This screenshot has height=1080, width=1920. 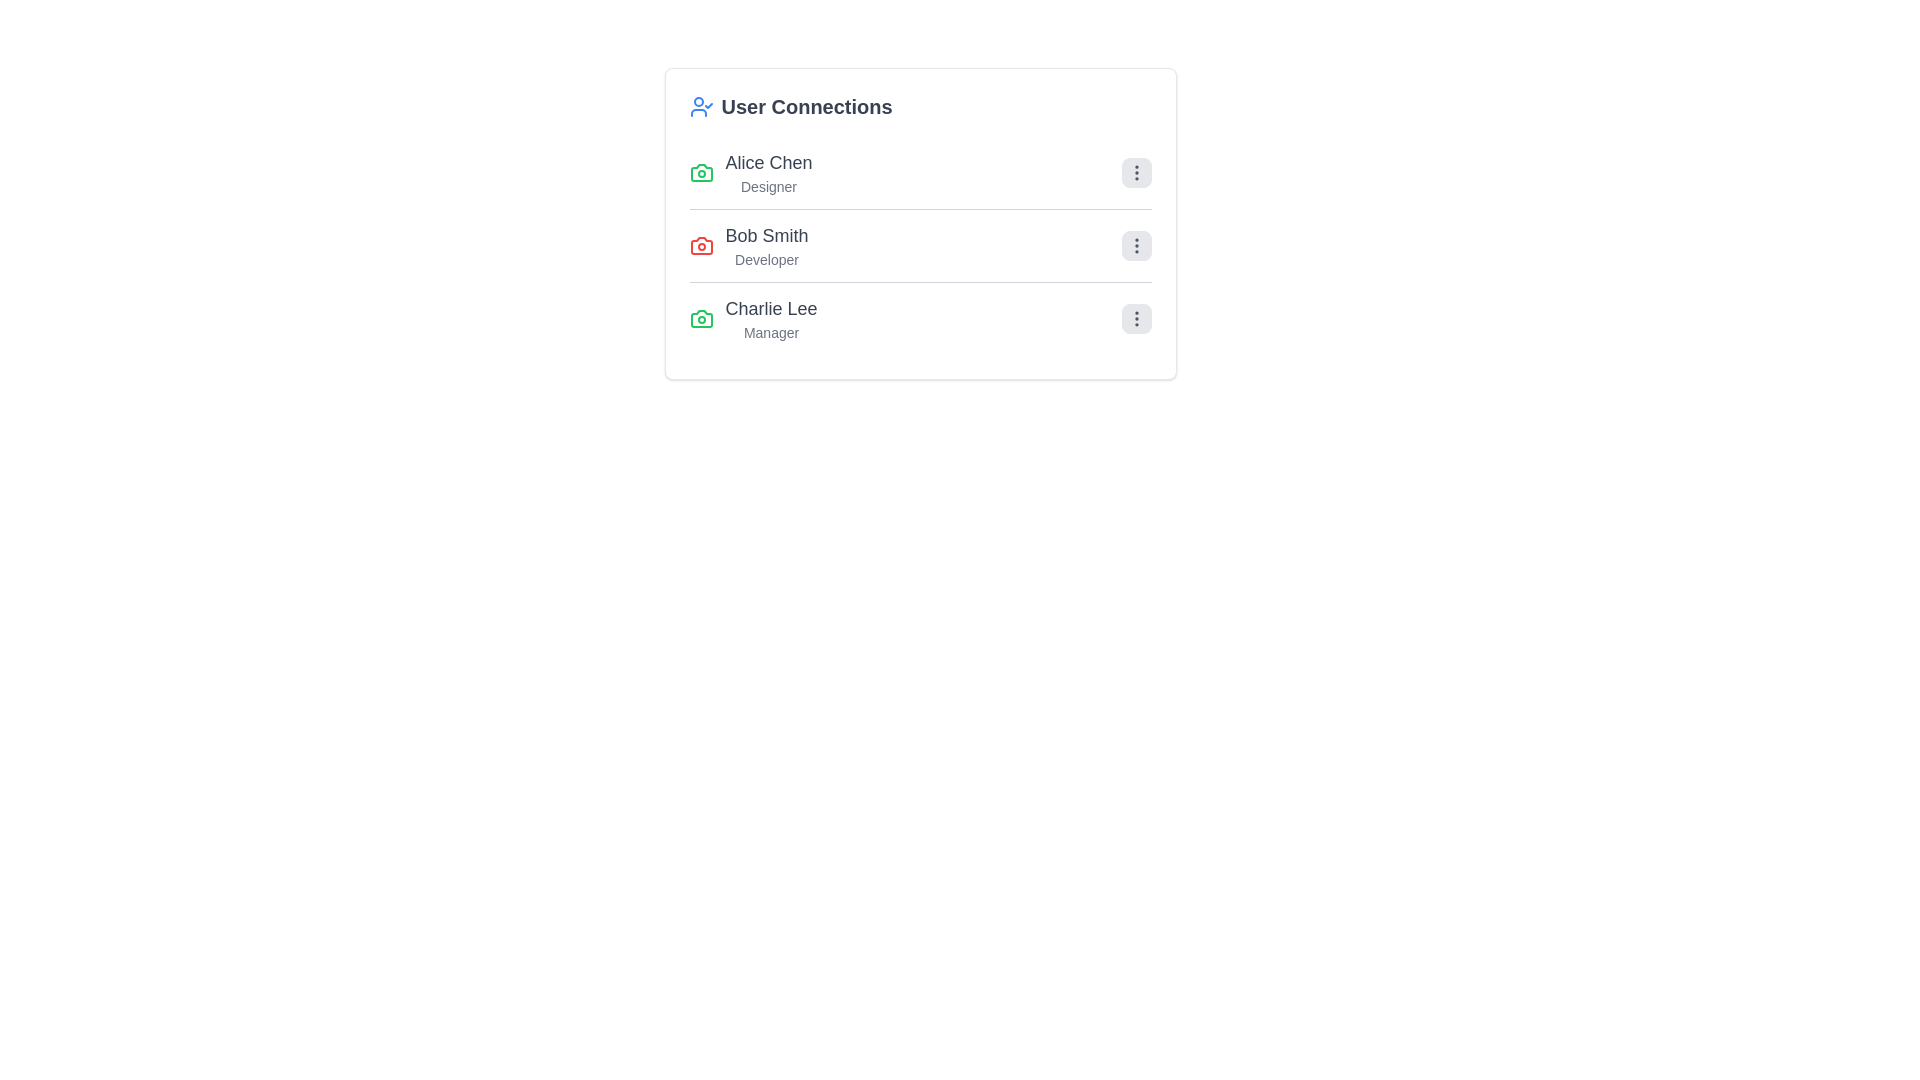 I want to click on the text label providing additional detail about 'Bob Smith's' role or profession, located directly below 'Bob Smith' in the 'User Connections' section, so click(x=766, y=258).